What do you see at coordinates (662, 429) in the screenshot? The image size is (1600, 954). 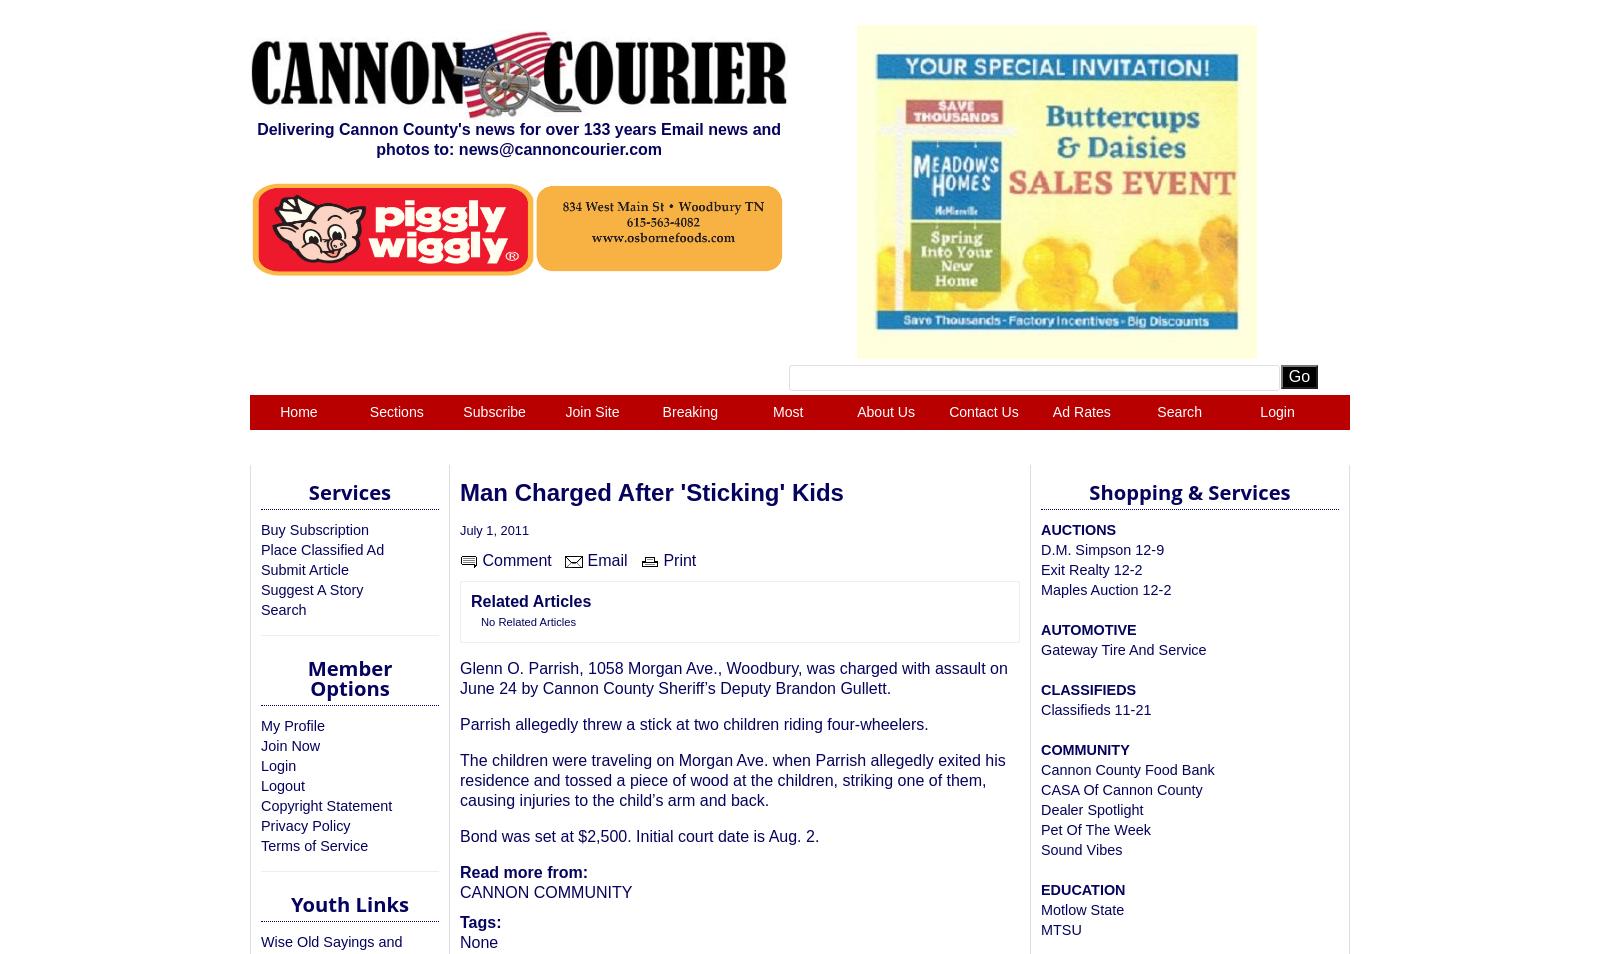 I see `'Breaking News'` at bounding box center [662, 429].